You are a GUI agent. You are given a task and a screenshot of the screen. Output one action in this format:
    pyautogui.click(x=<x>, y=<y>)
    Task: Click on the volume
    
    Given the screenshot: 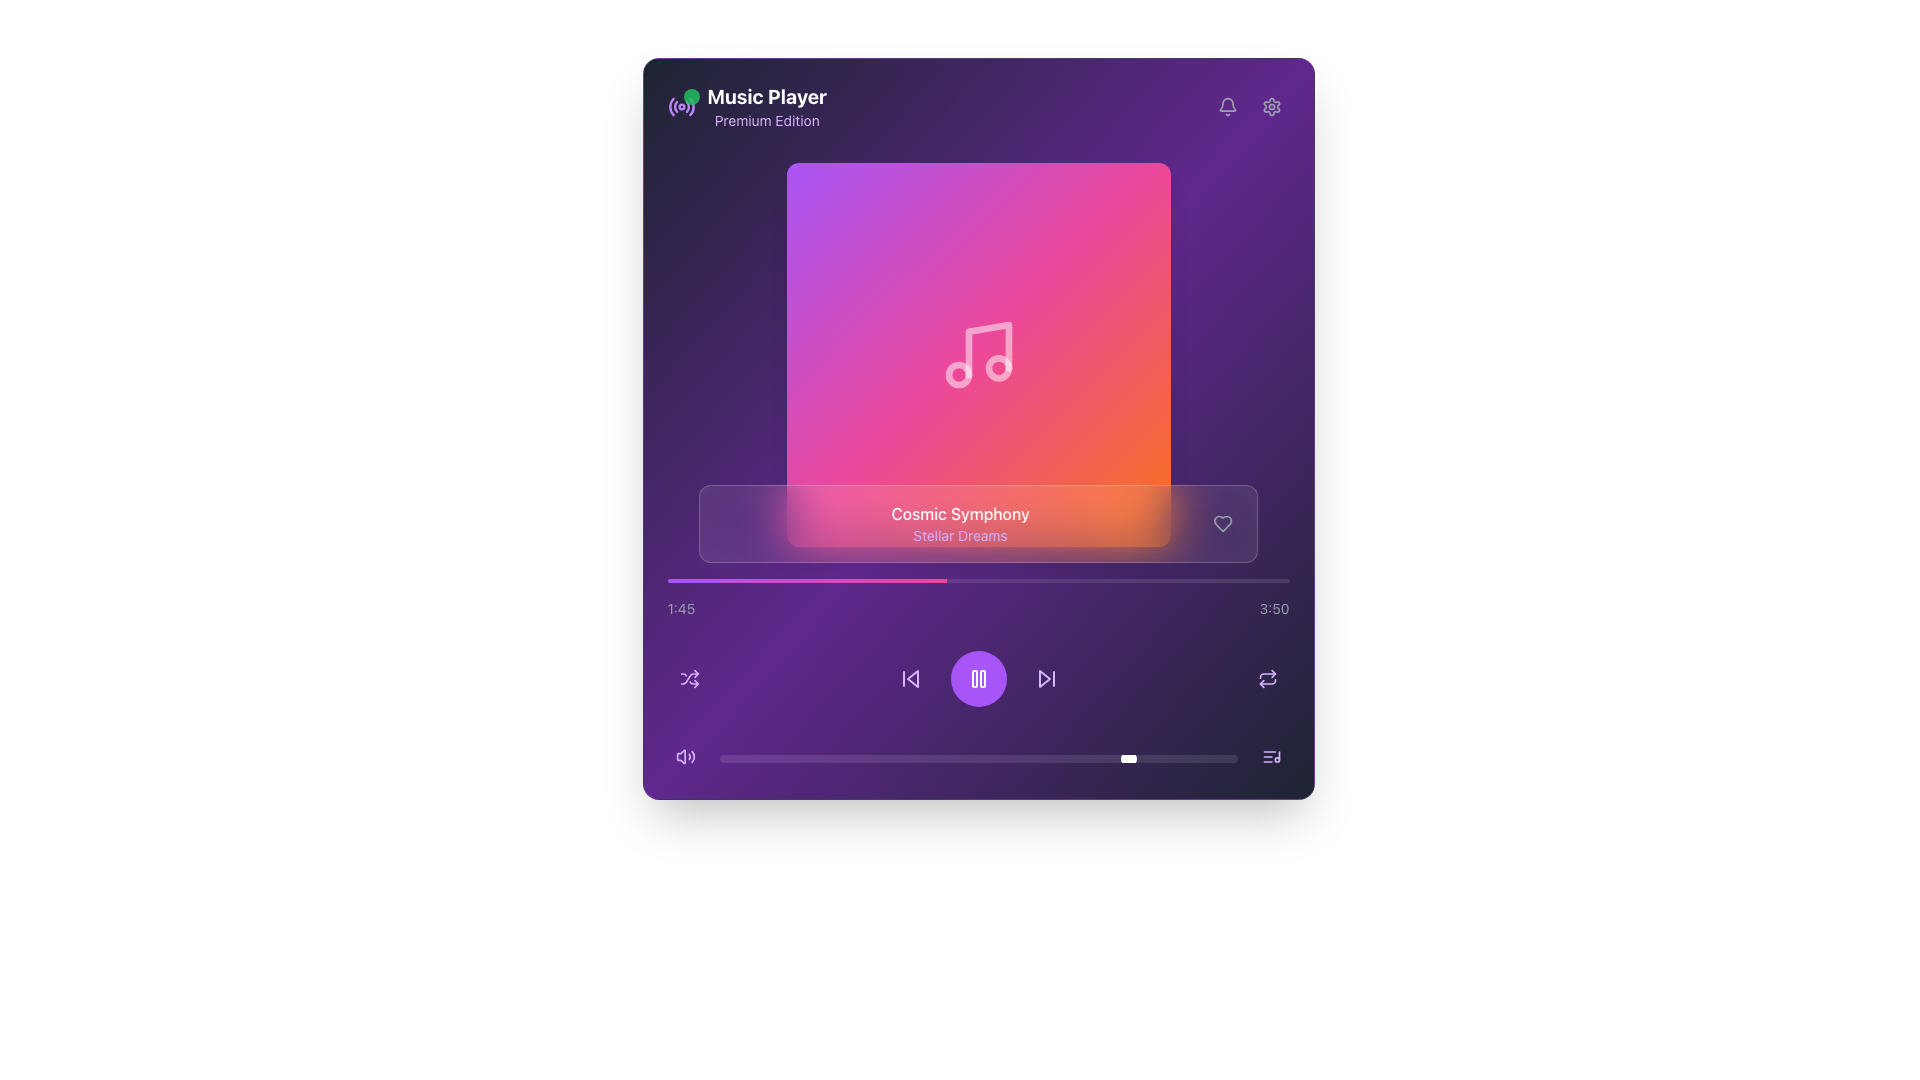 What is the action you would take?
    pyautogui.click(x=1159, y=759)
    